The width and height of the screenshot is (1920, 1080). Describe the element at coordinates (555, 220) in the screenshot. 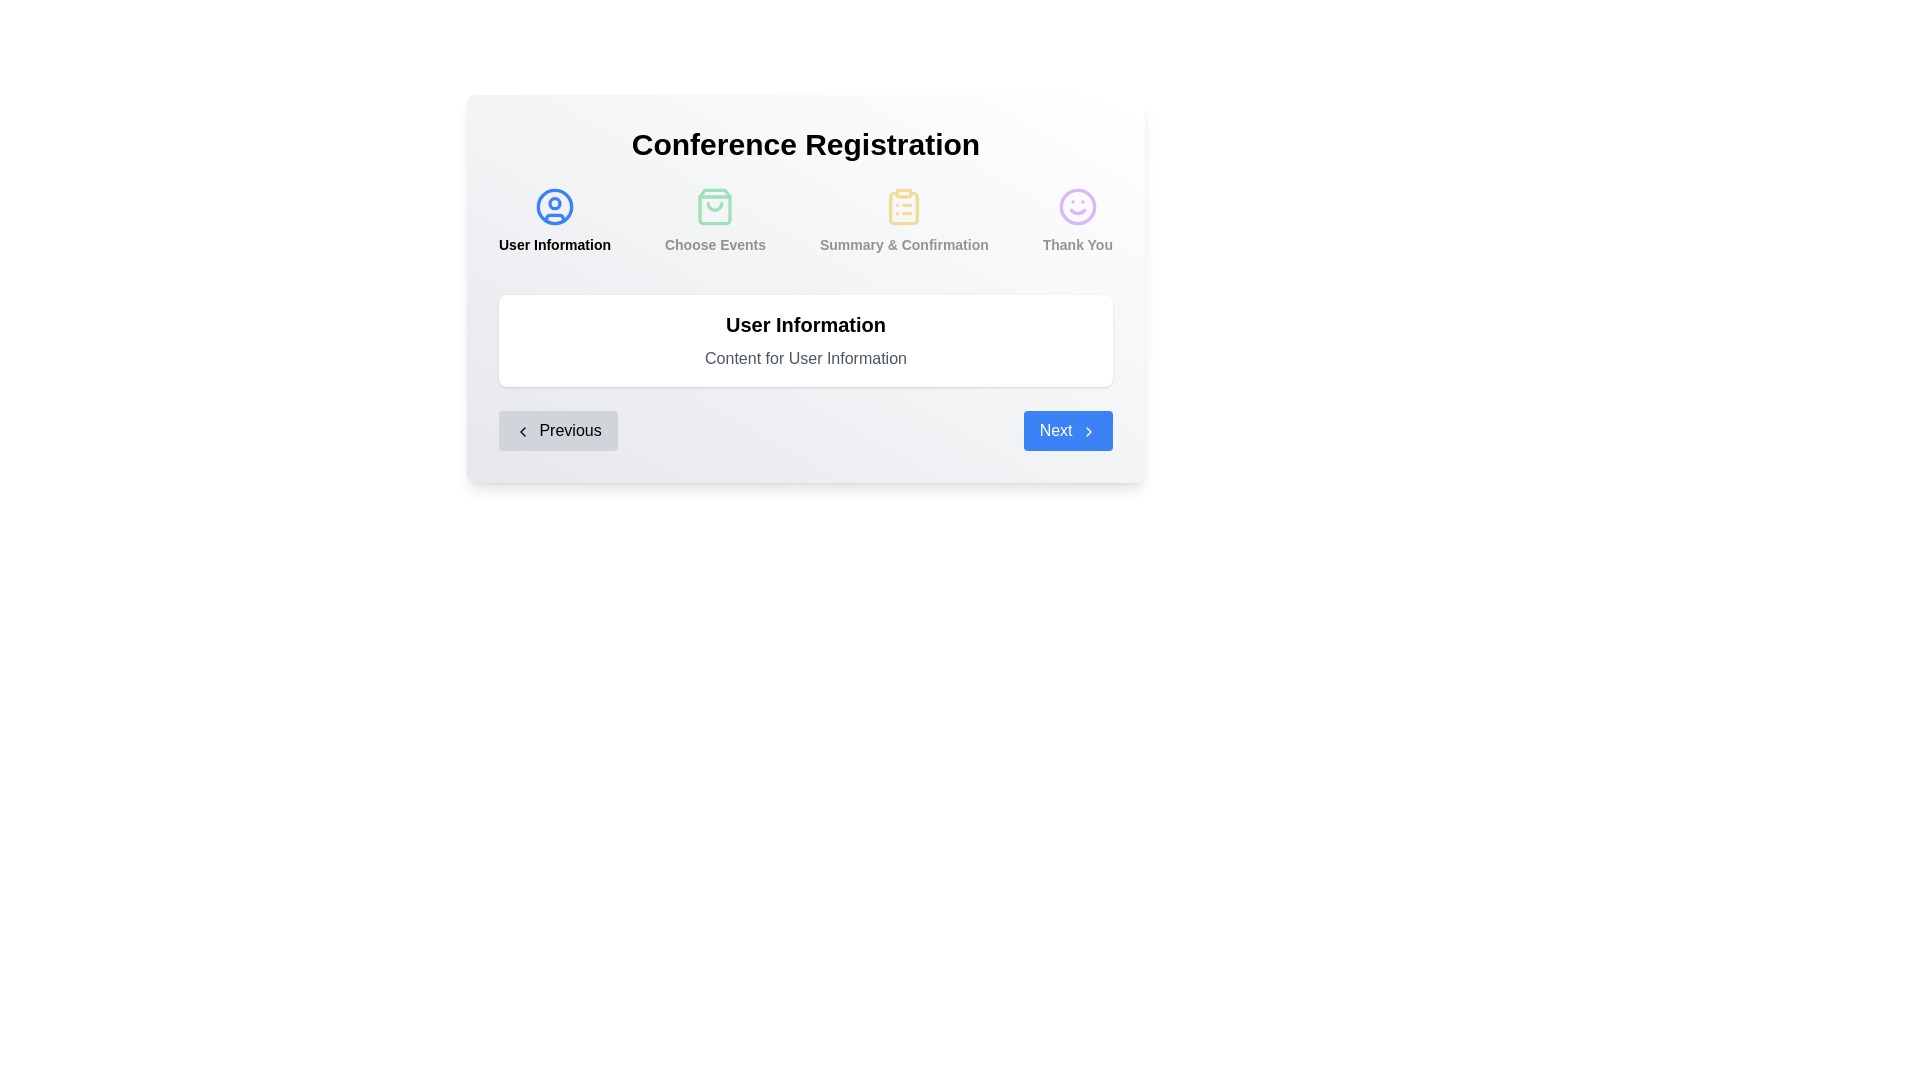

I see `the first button-like navigation item in the horizontal menu, which indicates the user's current or available navigation option` at that location.